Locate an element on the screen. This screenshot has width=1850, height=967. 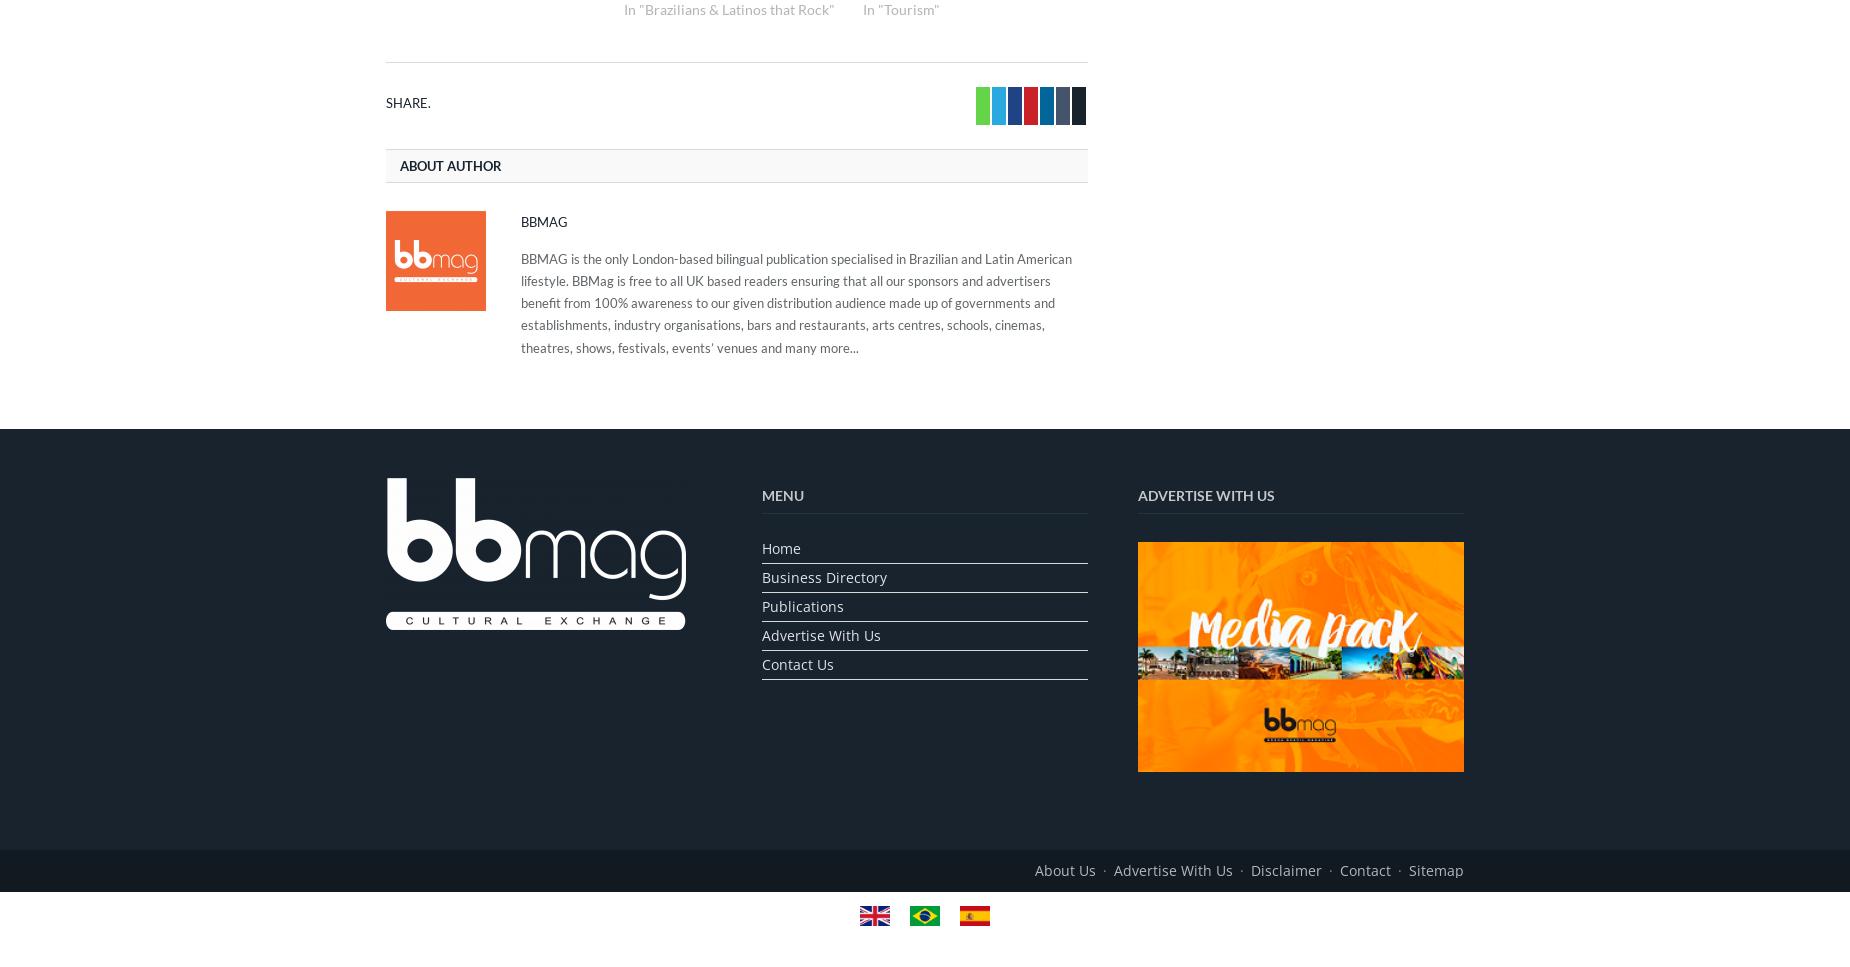
'Home' is located at coordinates (762, 547).